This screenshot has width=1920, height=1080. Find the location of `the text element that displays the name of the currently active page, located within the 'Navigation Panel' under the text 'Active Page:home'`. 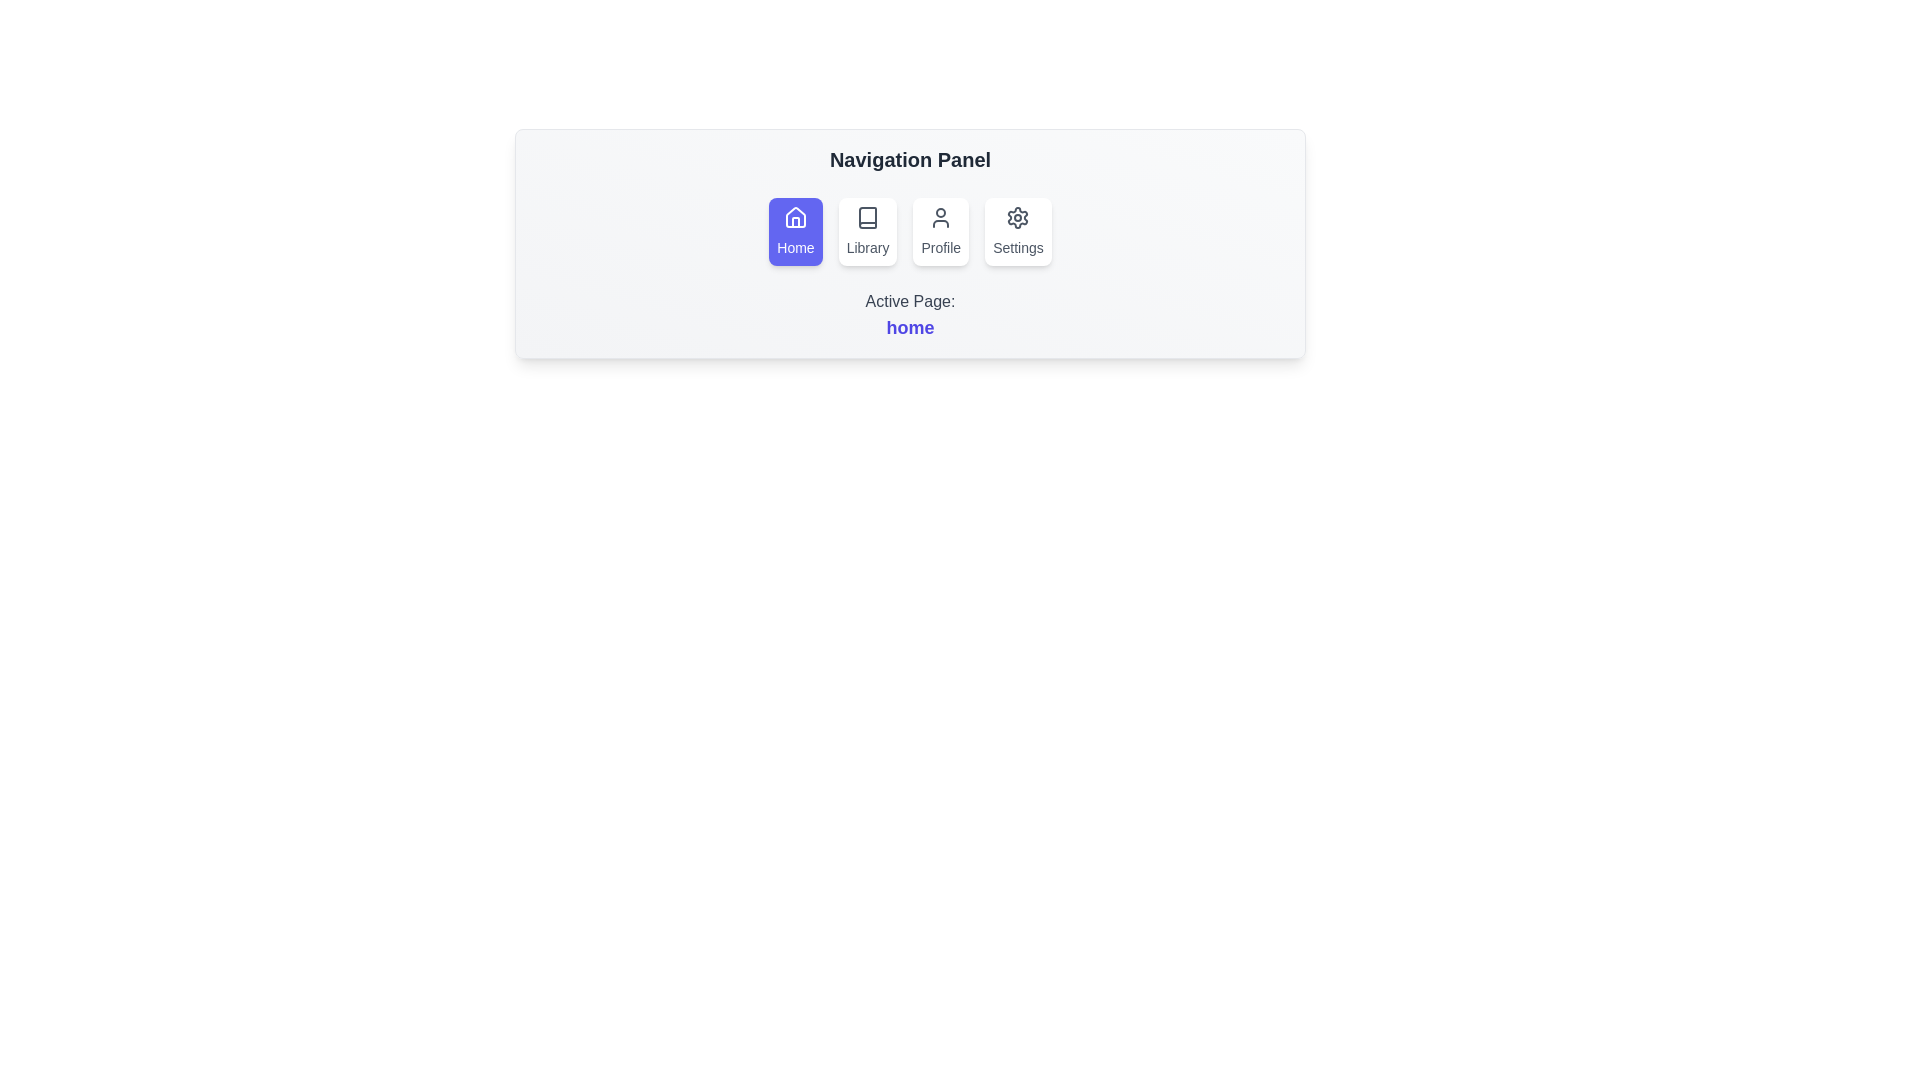

the text element that displays the name of the currently active page, located within the 'Navigation Panel' under the text 'Active Page:home' is located at coordinates (909, 326).